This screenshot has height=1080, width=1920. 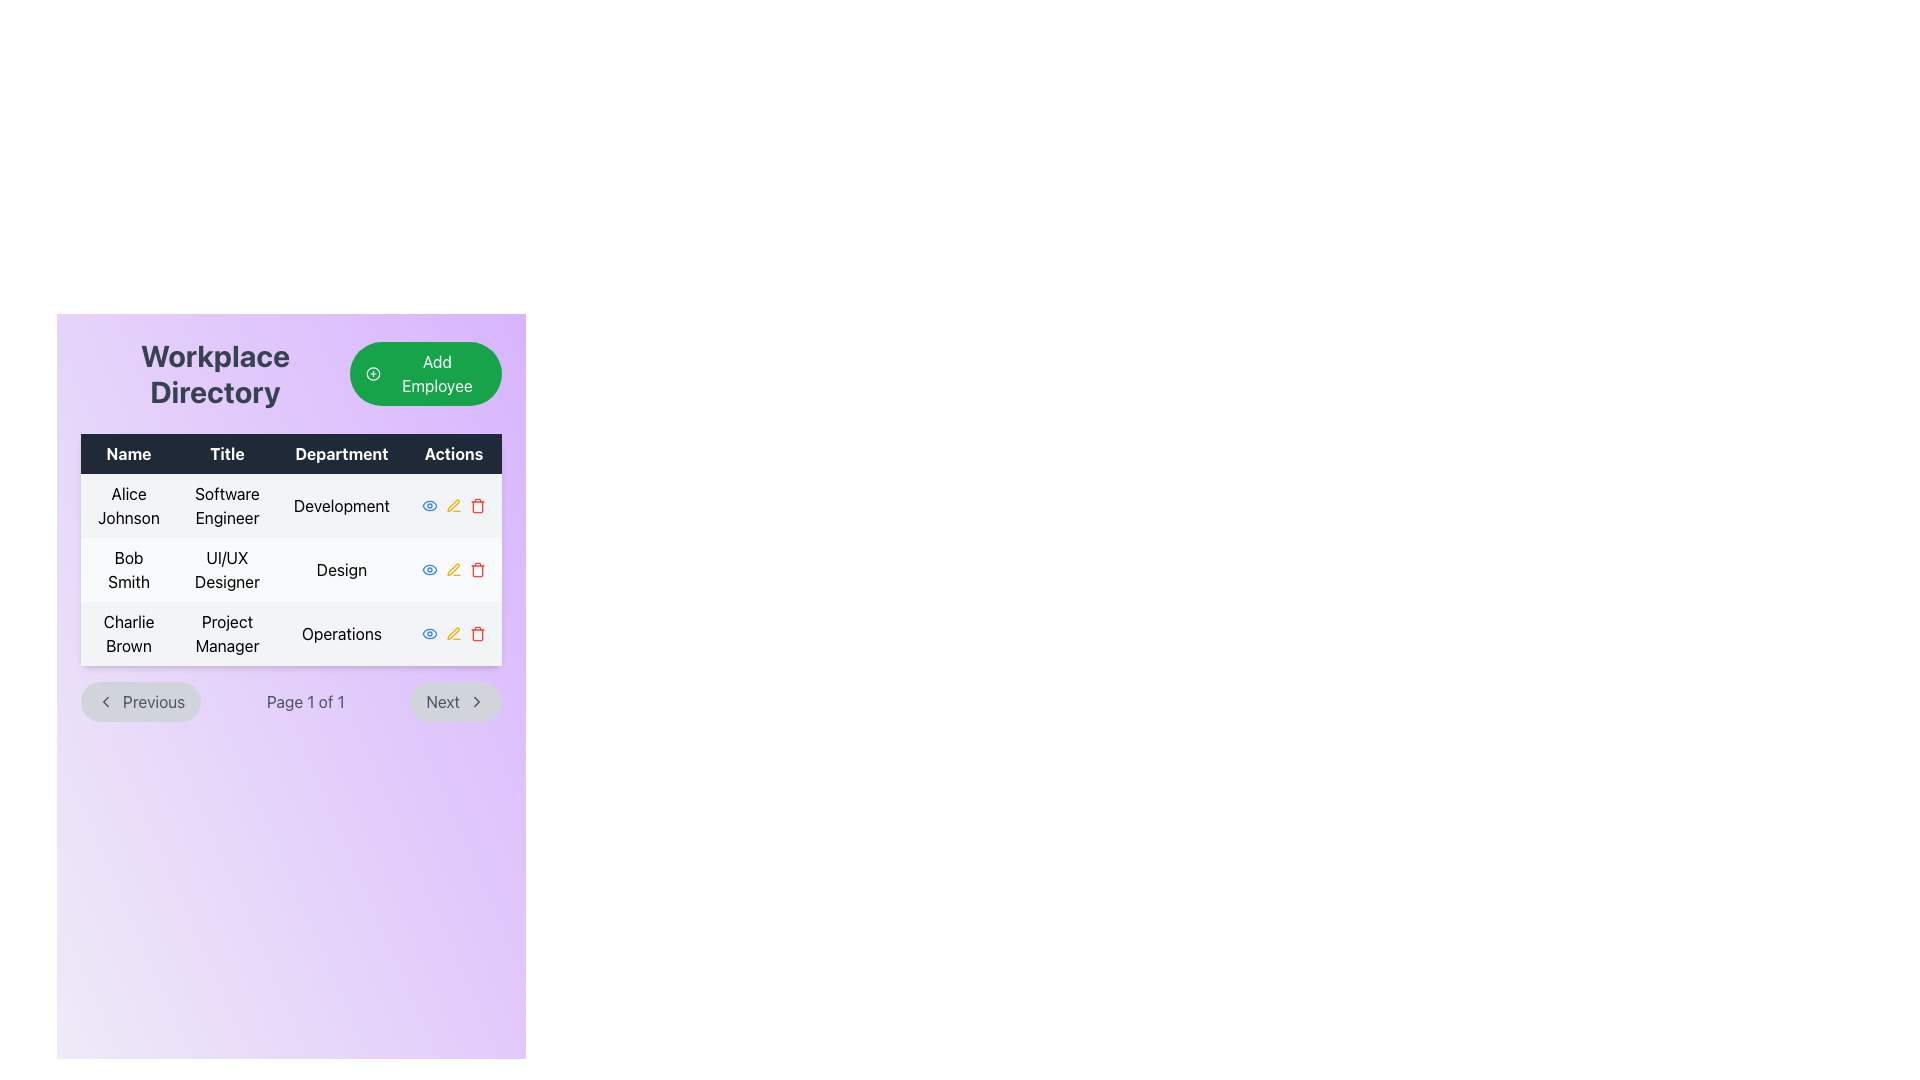 I want to click on the static text display that shows 'Development' in the 'Department' column of the table, aligned with 'Alice Johnson', so click(x=341, y=504).